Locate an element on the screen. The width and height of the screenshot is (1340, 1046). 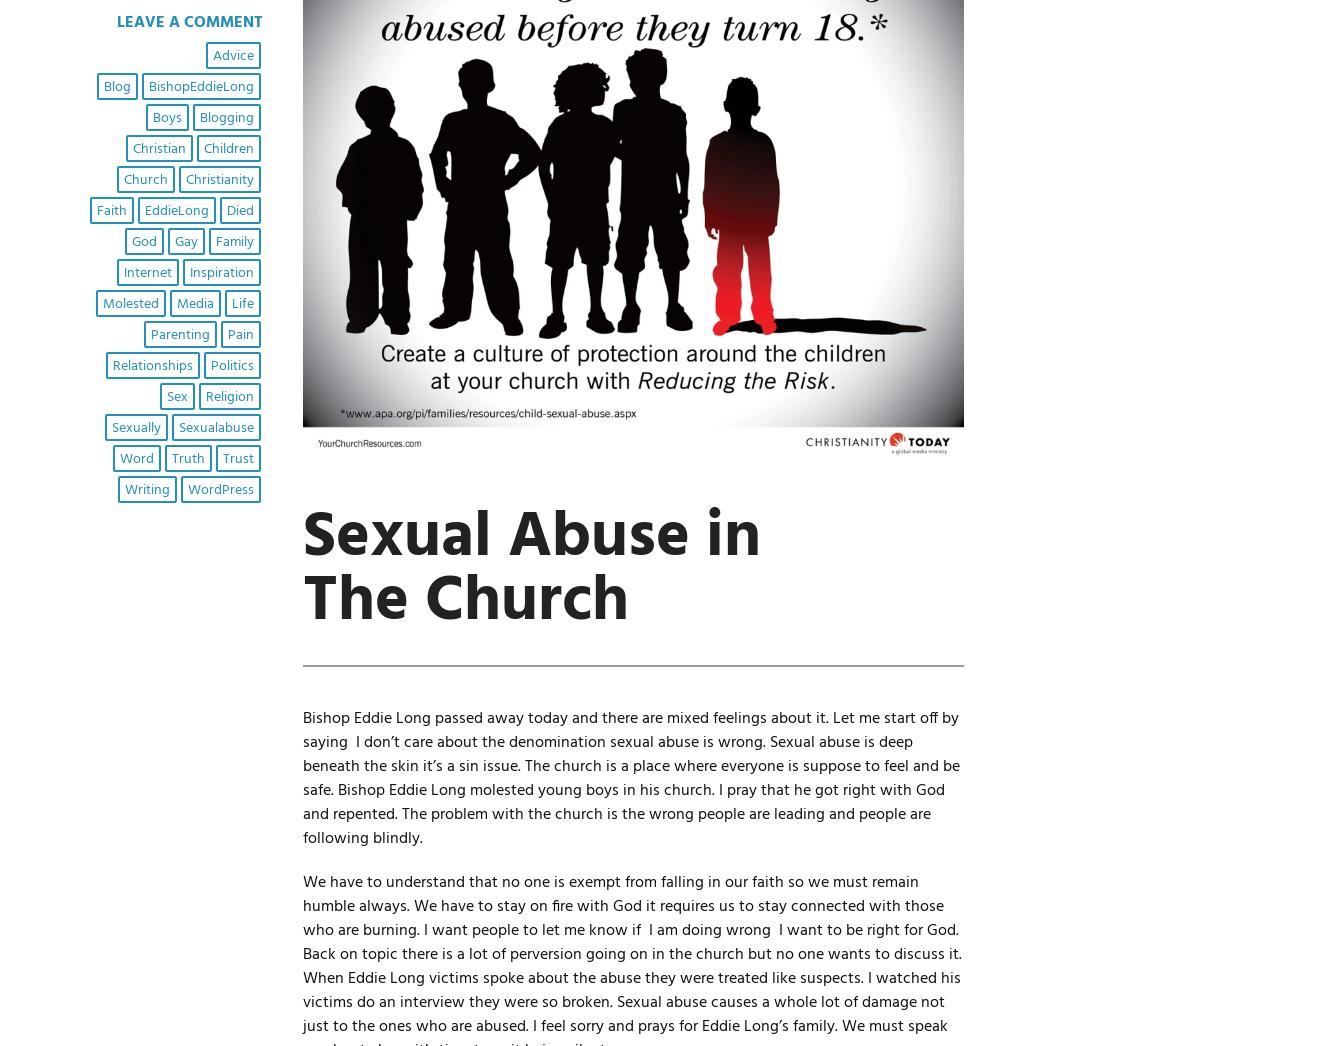
'Internet' is located at coordinates (146, 272).